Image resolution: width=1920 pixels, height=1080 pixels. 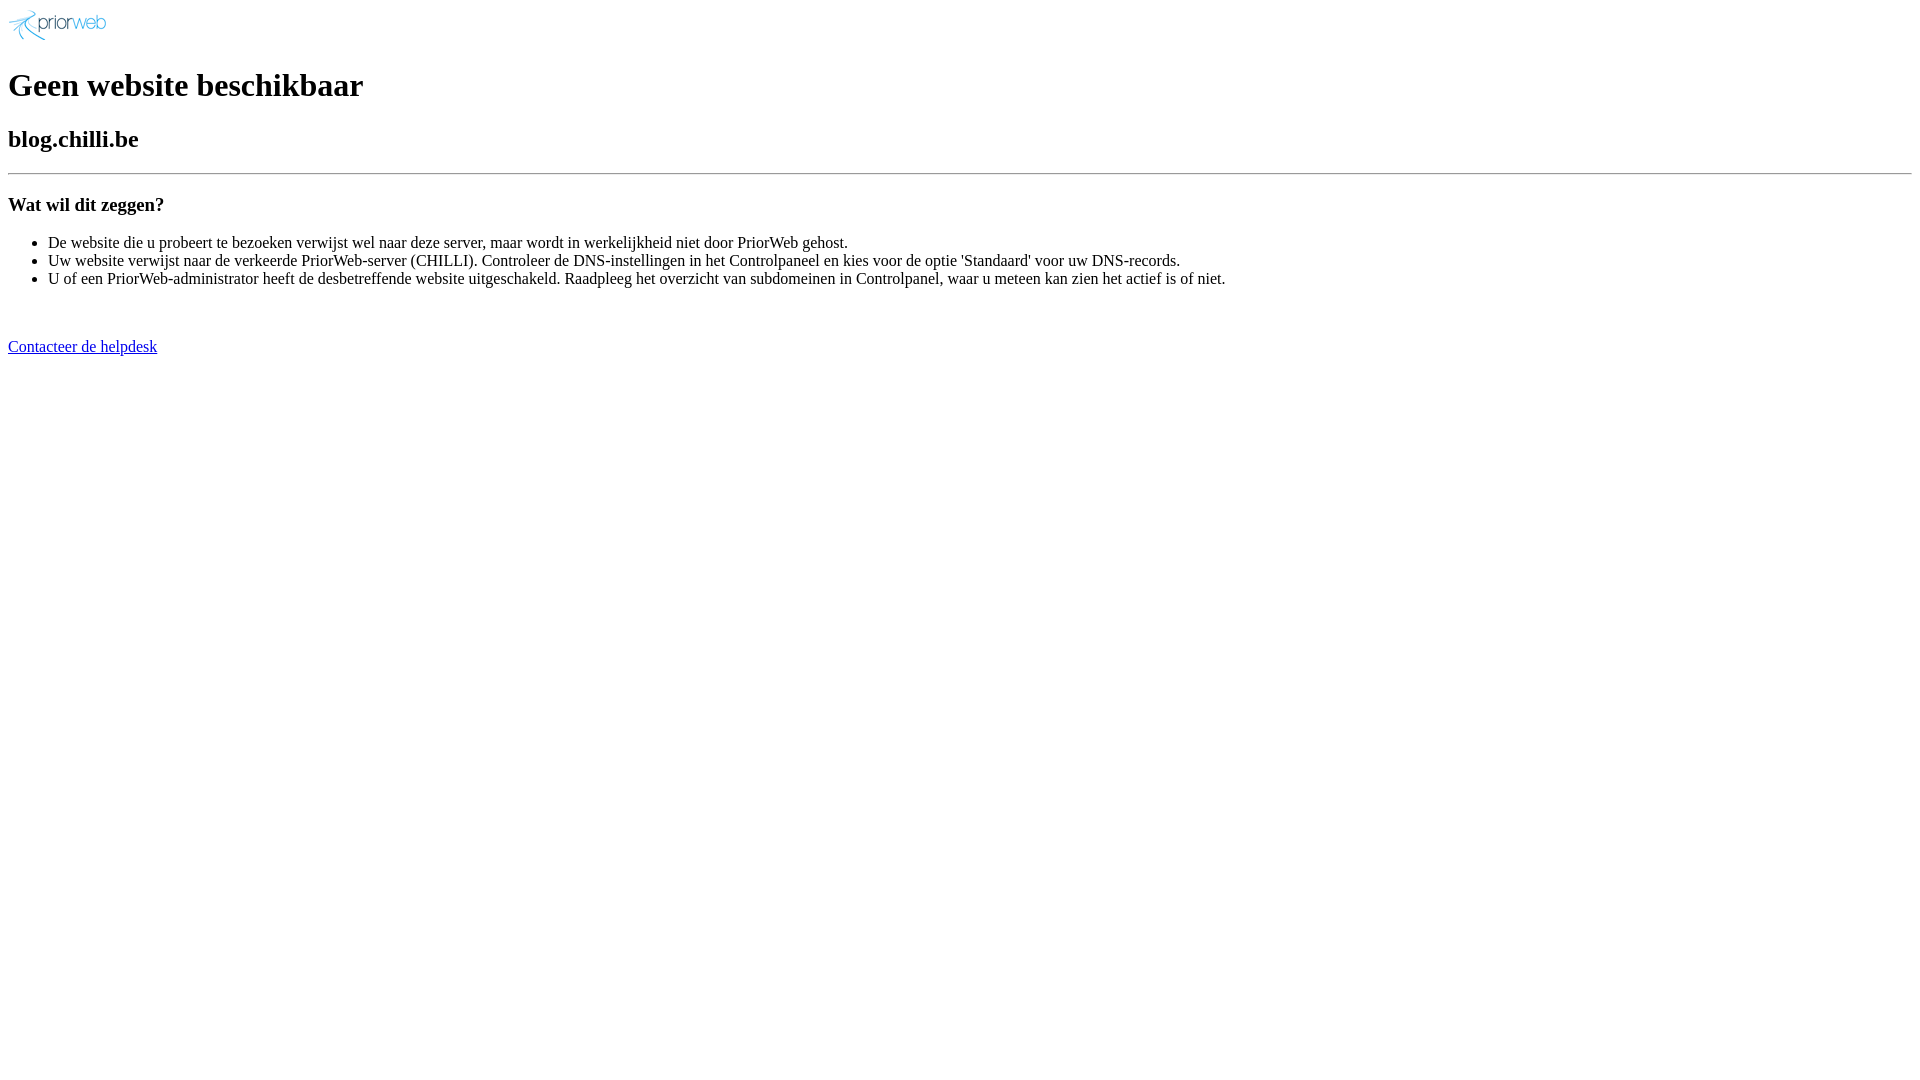 What do you see at coordinates (8, 345) in the screenshot?
I see `'Contacteer de helpdesk'` at bounding box center [8, 345].